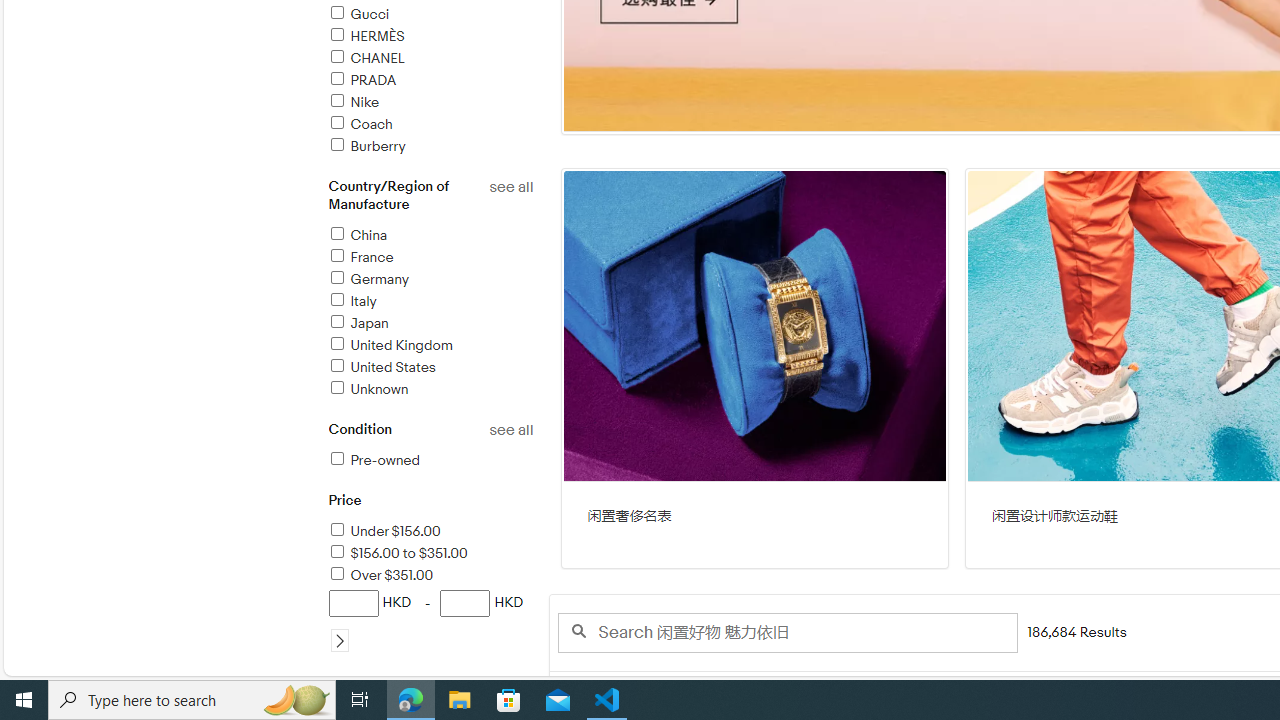 This screenshot has height=720, width=1280. What do you see at coordinates (368, 279) in the screenshot?
I see `'Germany'` at bounding box center [368, 279].